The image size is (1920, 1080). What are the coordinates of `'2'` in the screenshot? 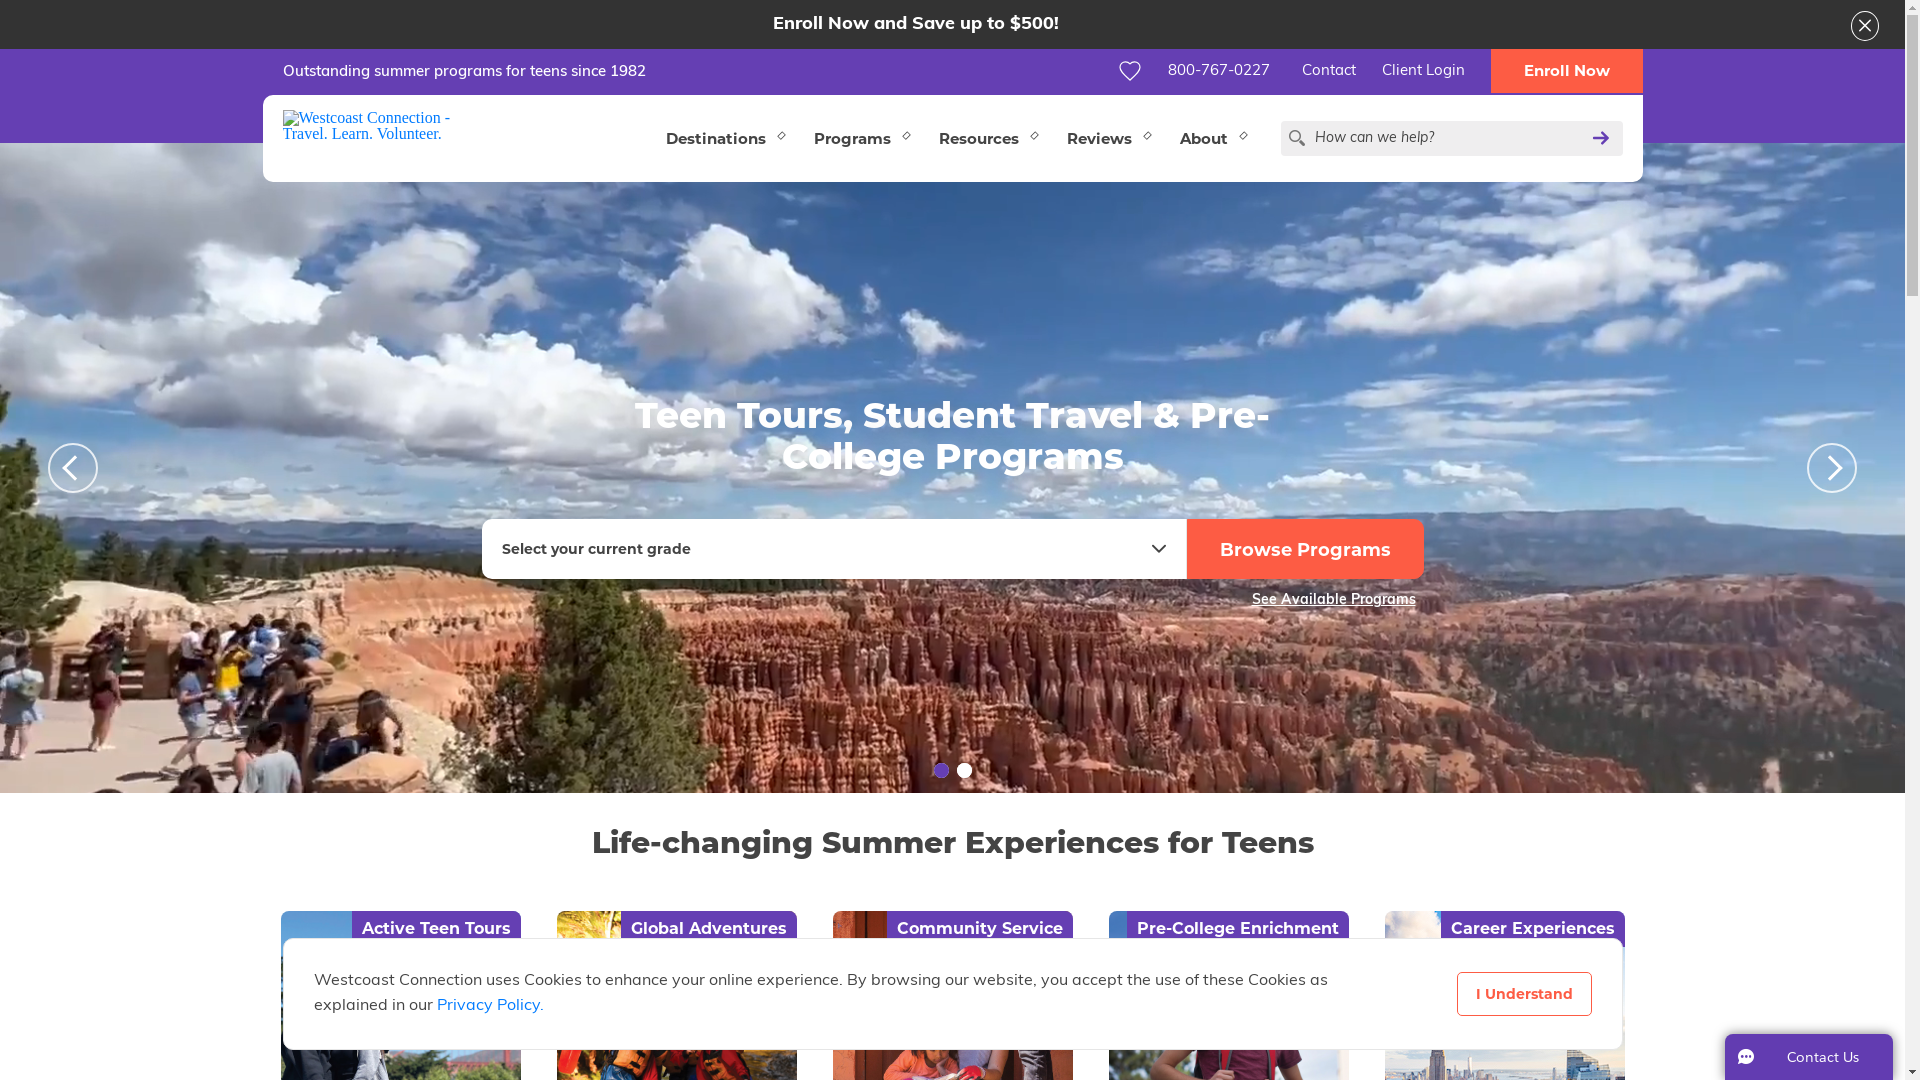 It's located at (954, 769).